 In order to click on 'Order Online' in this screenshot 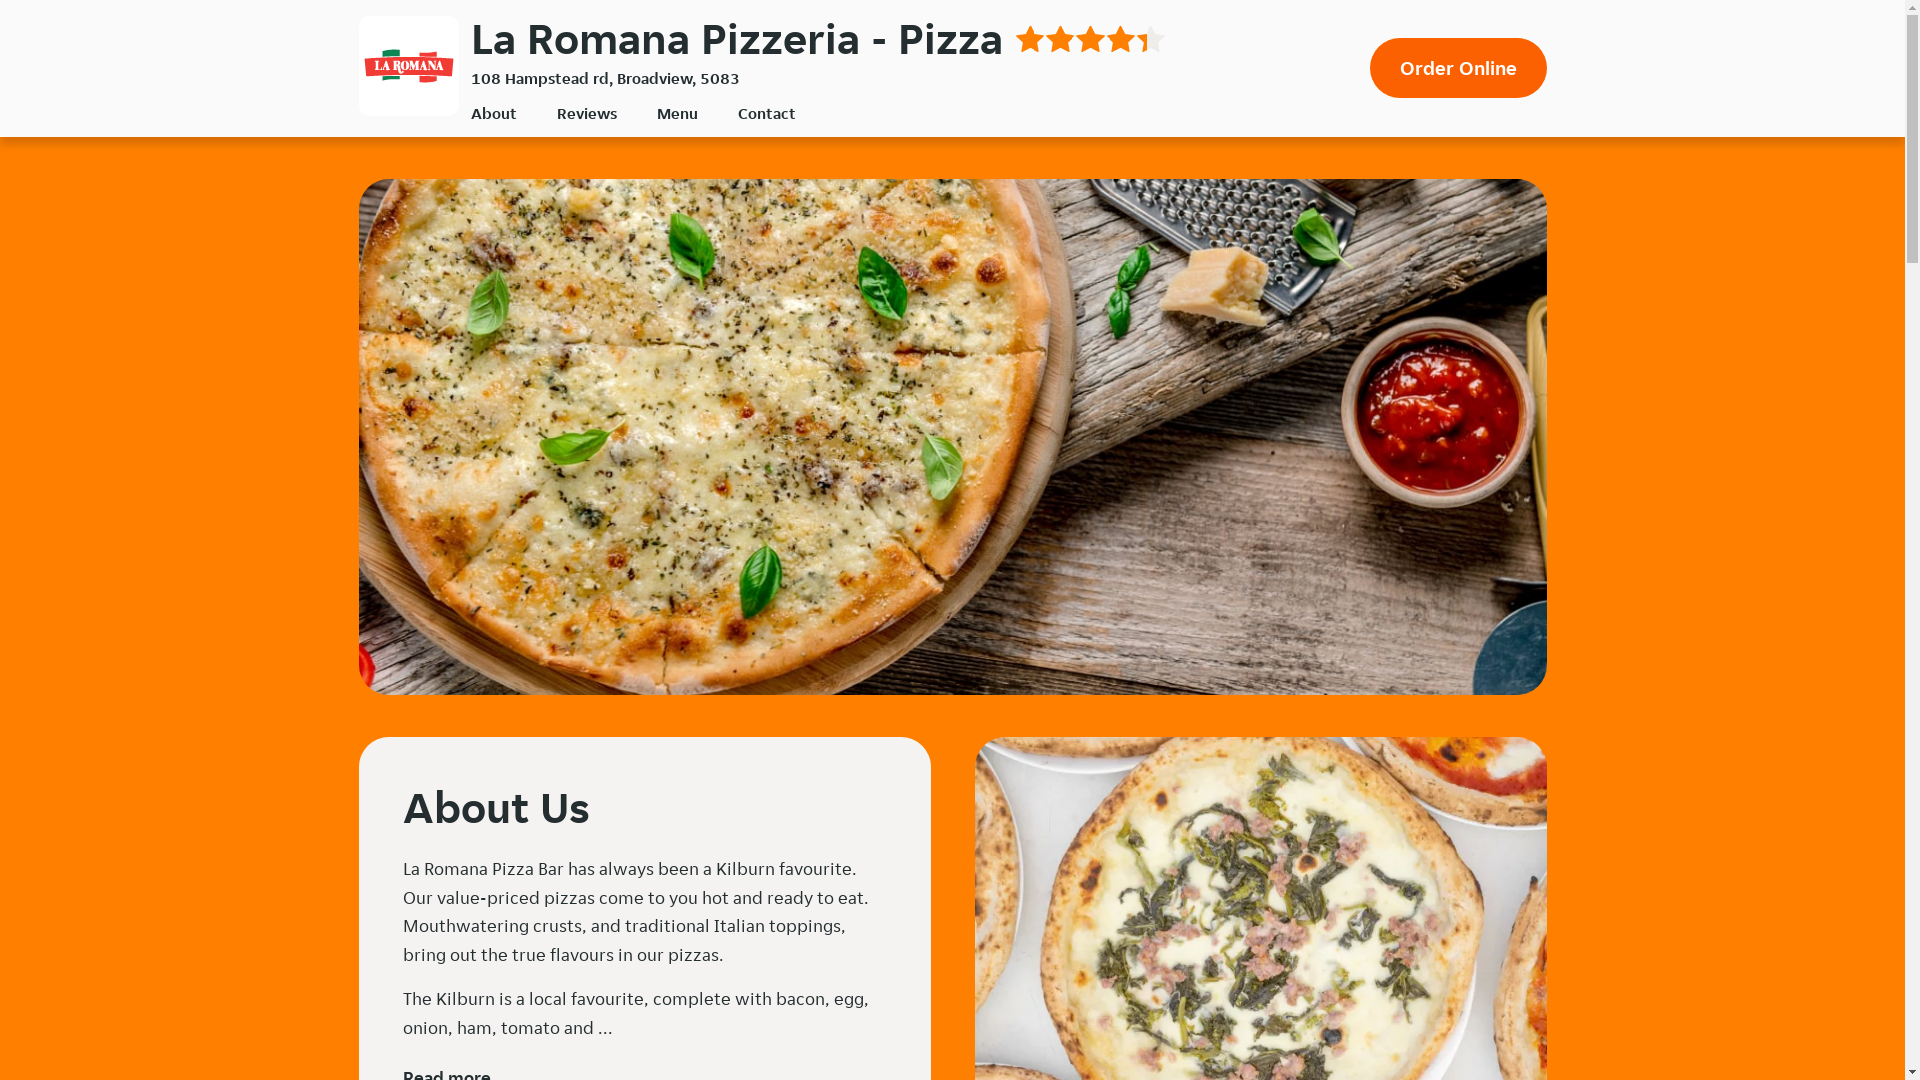, I will do `click(1458, 67)`.